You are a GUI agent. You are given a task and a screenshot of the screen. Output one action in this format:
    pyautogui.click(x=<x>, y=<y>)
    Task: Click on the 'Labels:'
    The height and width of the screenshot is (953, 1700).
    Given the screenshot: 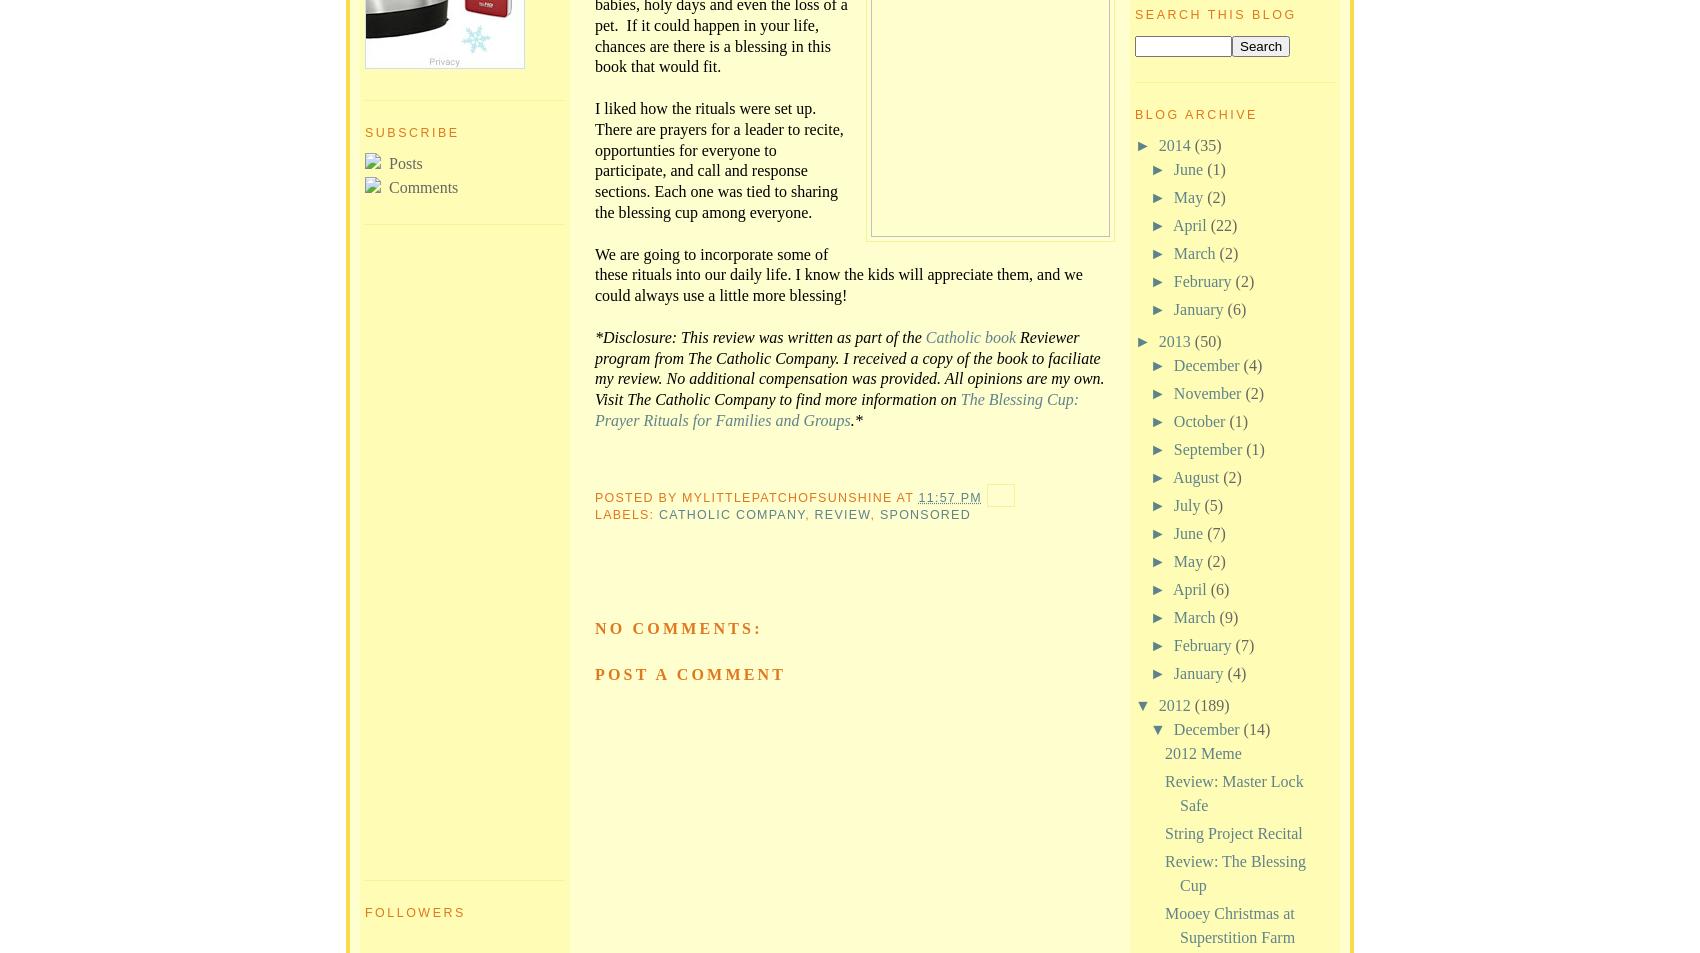 What is the action you would take?
    pyautogui.click(x=594, y=515)
    